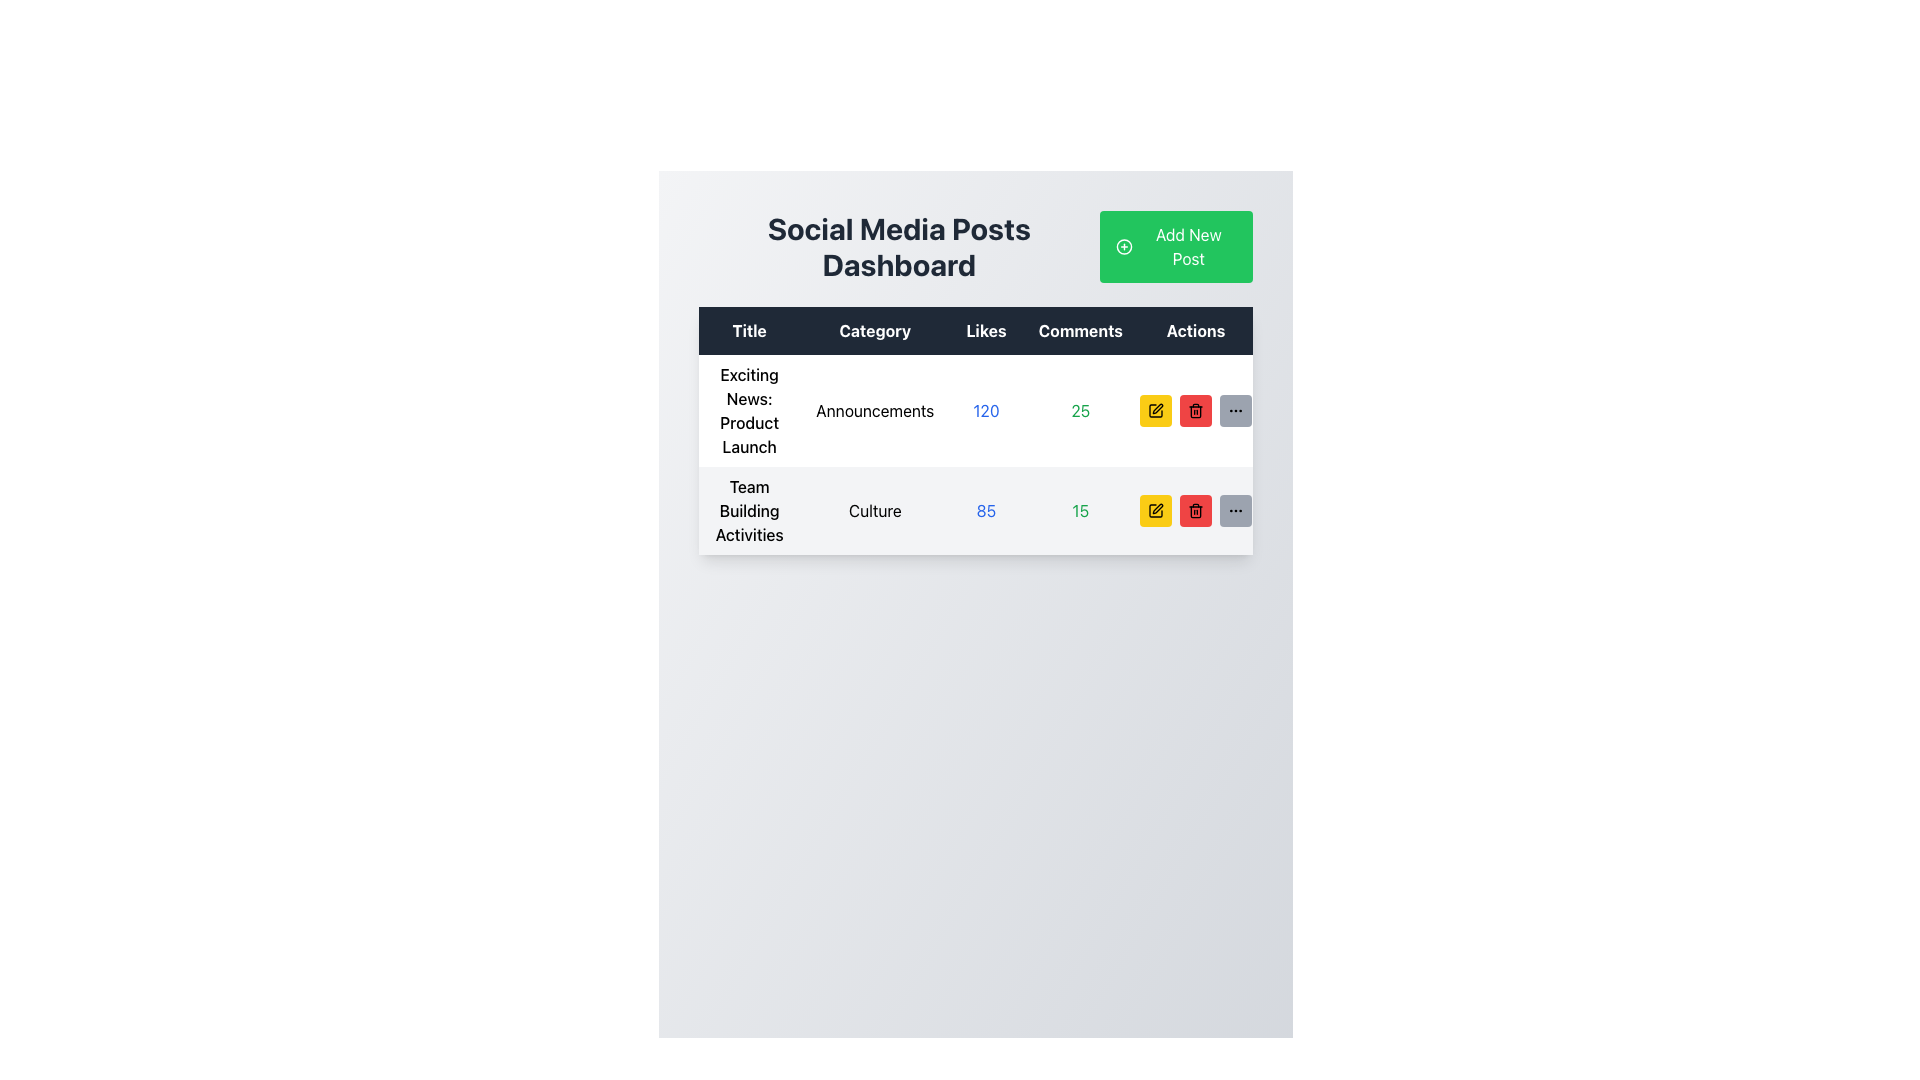 This screenshot has width=1920, height=1080. Describe the element at coordinates (1156, 509) in the screenshot. I see `the edit button located in the second row of the table under the 'Actions' column to initiate an edit operation for the corresponding data` at that location.